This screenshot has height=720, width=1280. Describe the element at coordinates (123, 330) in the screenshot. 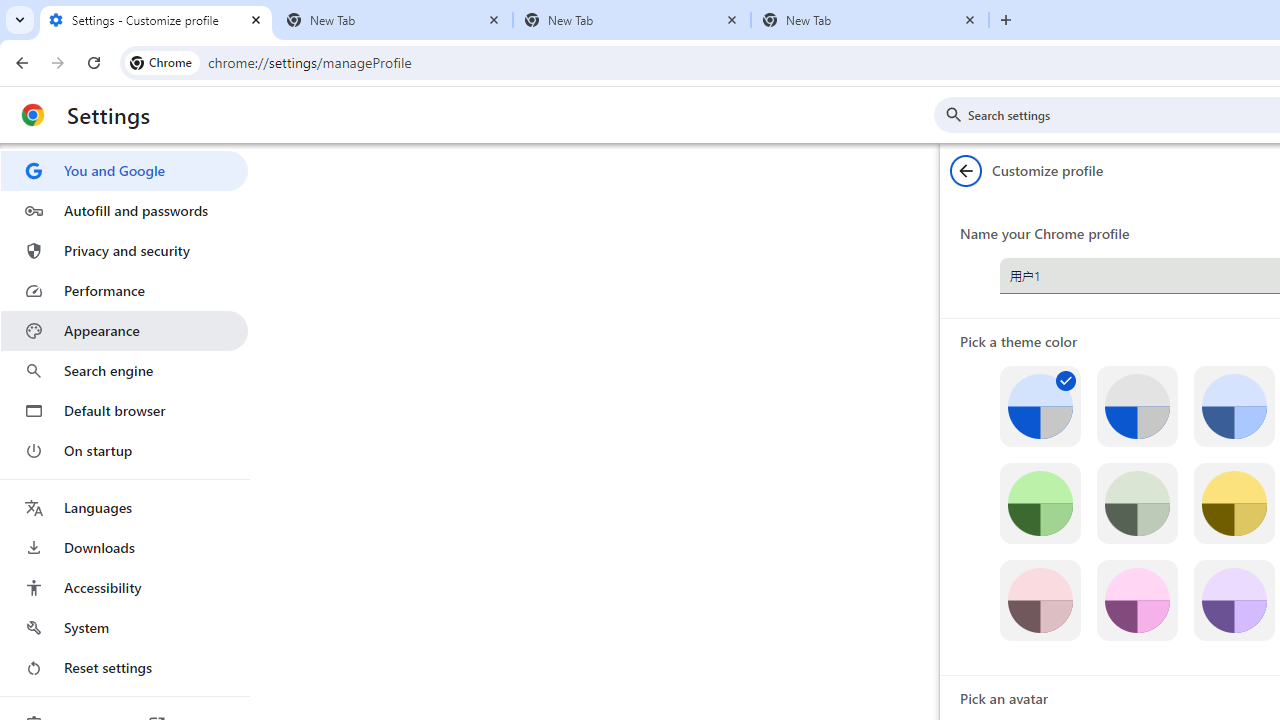

I see `'Appearance'` at that location.